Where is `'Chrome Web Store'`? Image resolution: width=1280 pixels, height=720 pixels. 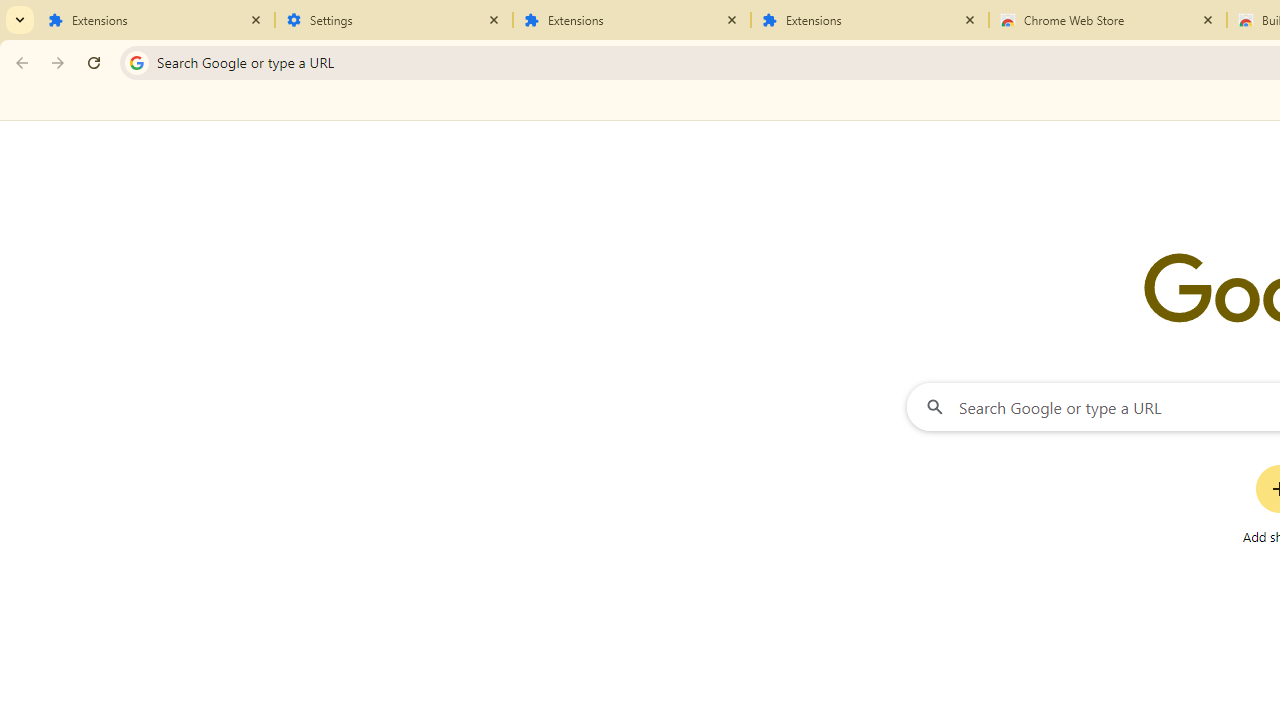 'Chrome Web Store' is located at coordinates (1107, 20).